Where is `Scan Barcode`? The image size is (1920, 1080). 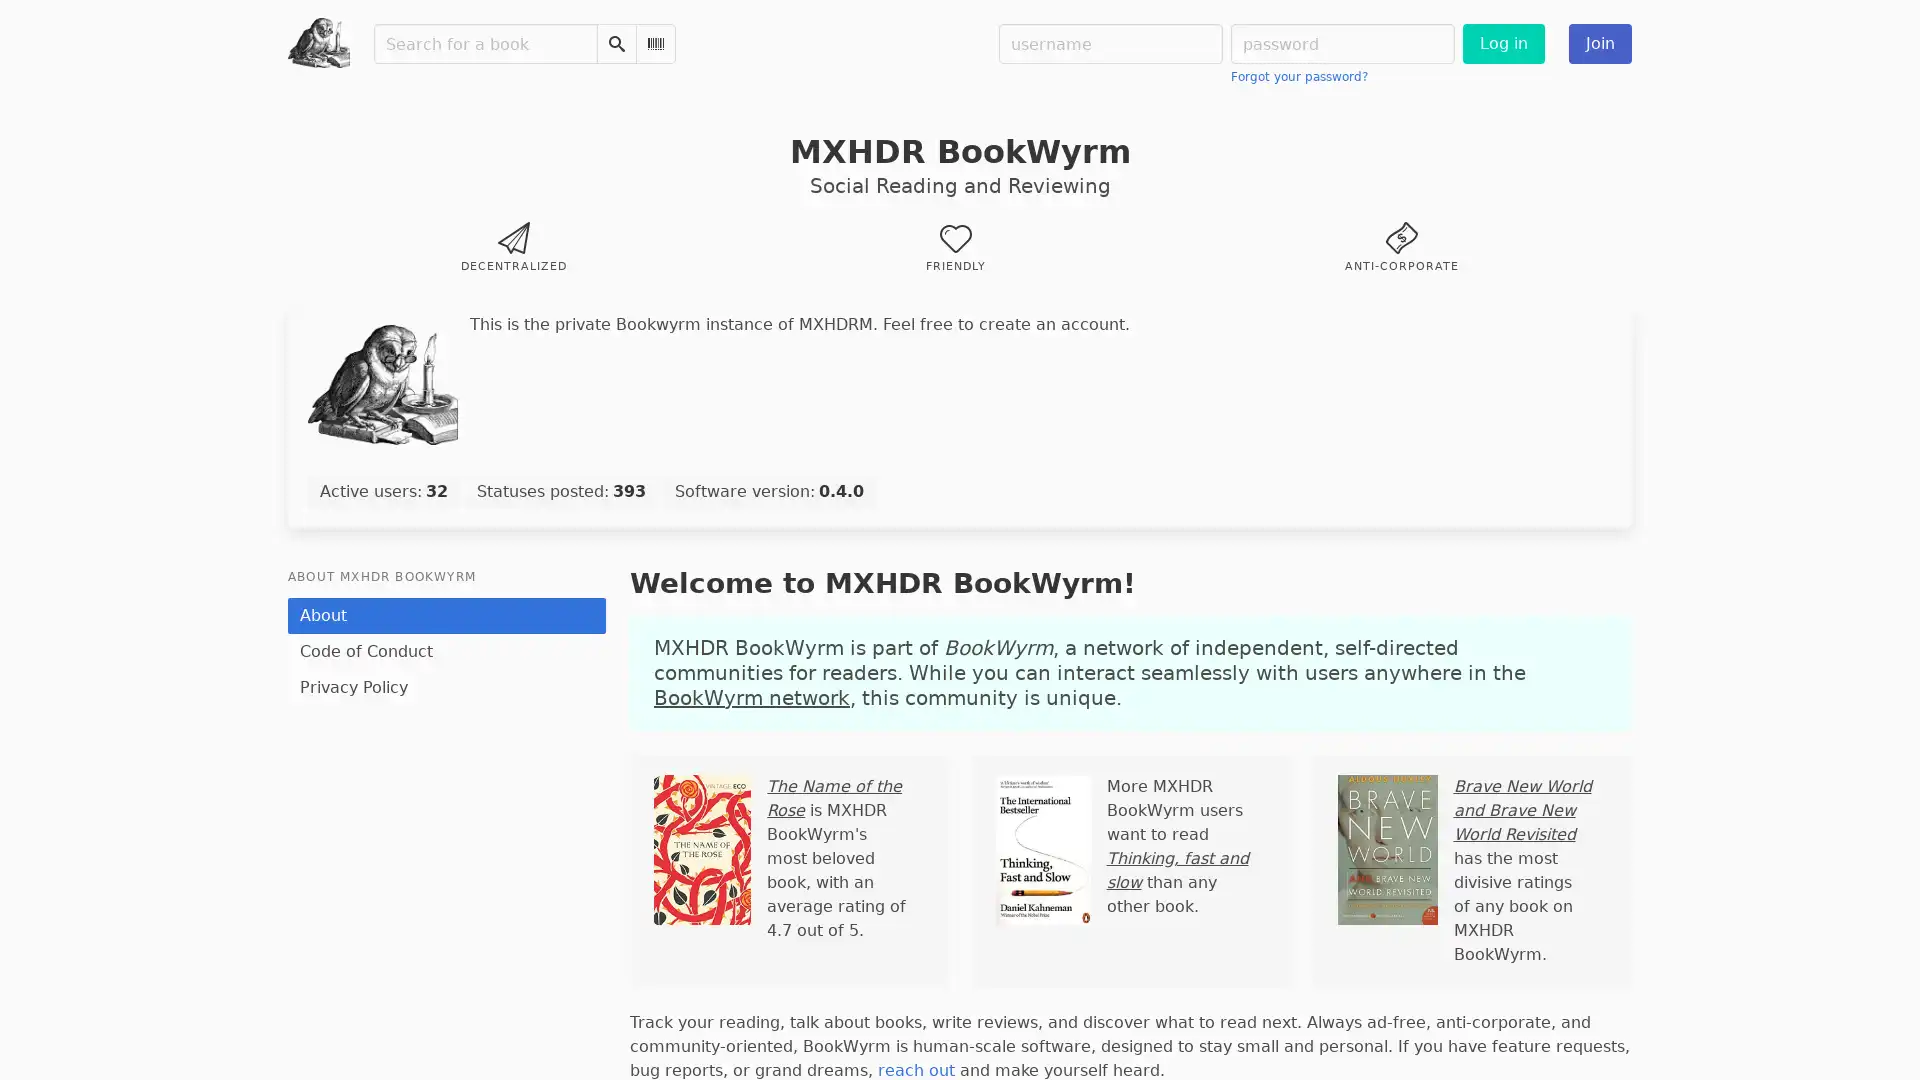 Scan Barcode is located at coordinates (656, 43).